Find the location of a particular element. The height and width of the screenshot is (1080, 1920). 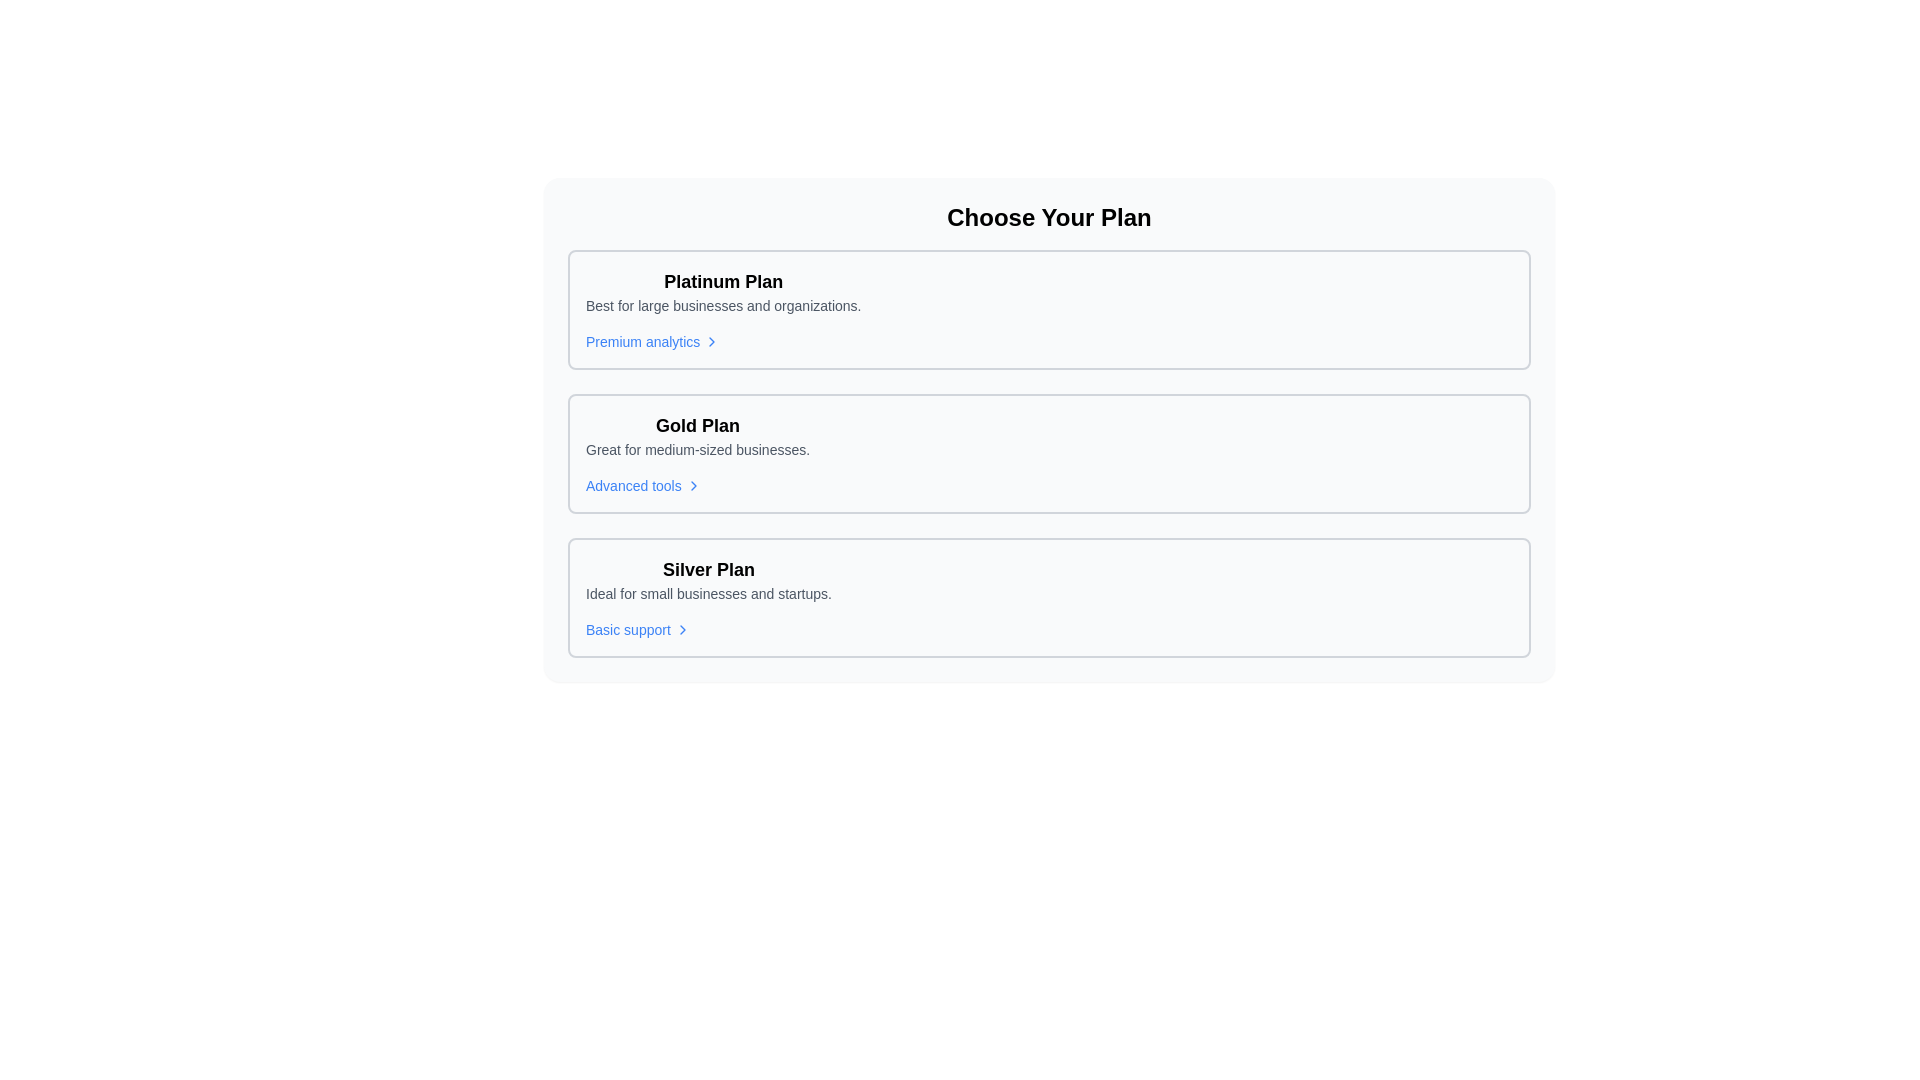

displayed text of the first list item, 'Platinum Plan', located below the heading 'Choose Your Plan' is located at coordinates (722, 292).